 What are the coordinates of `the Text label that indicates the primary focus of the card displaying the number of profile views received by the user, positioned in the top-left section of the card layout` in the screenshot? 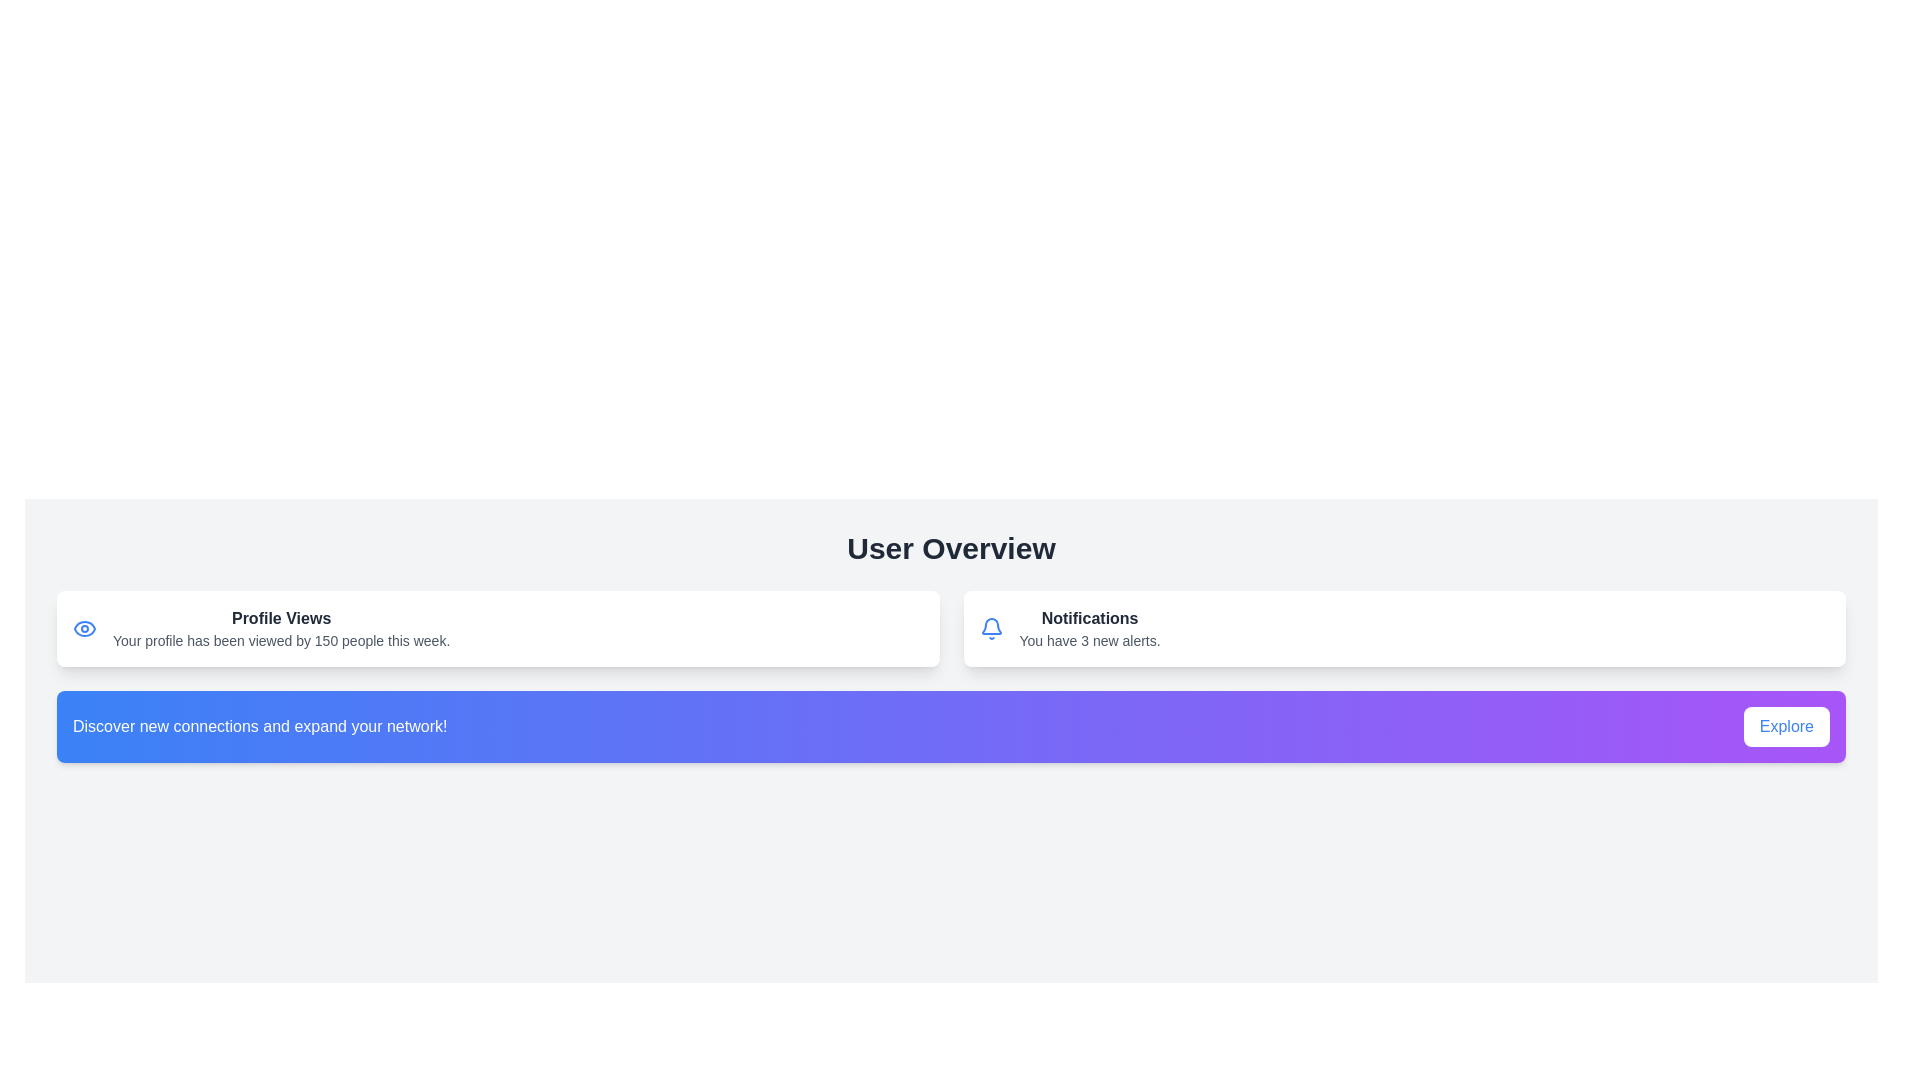 It's located at (280, 617).